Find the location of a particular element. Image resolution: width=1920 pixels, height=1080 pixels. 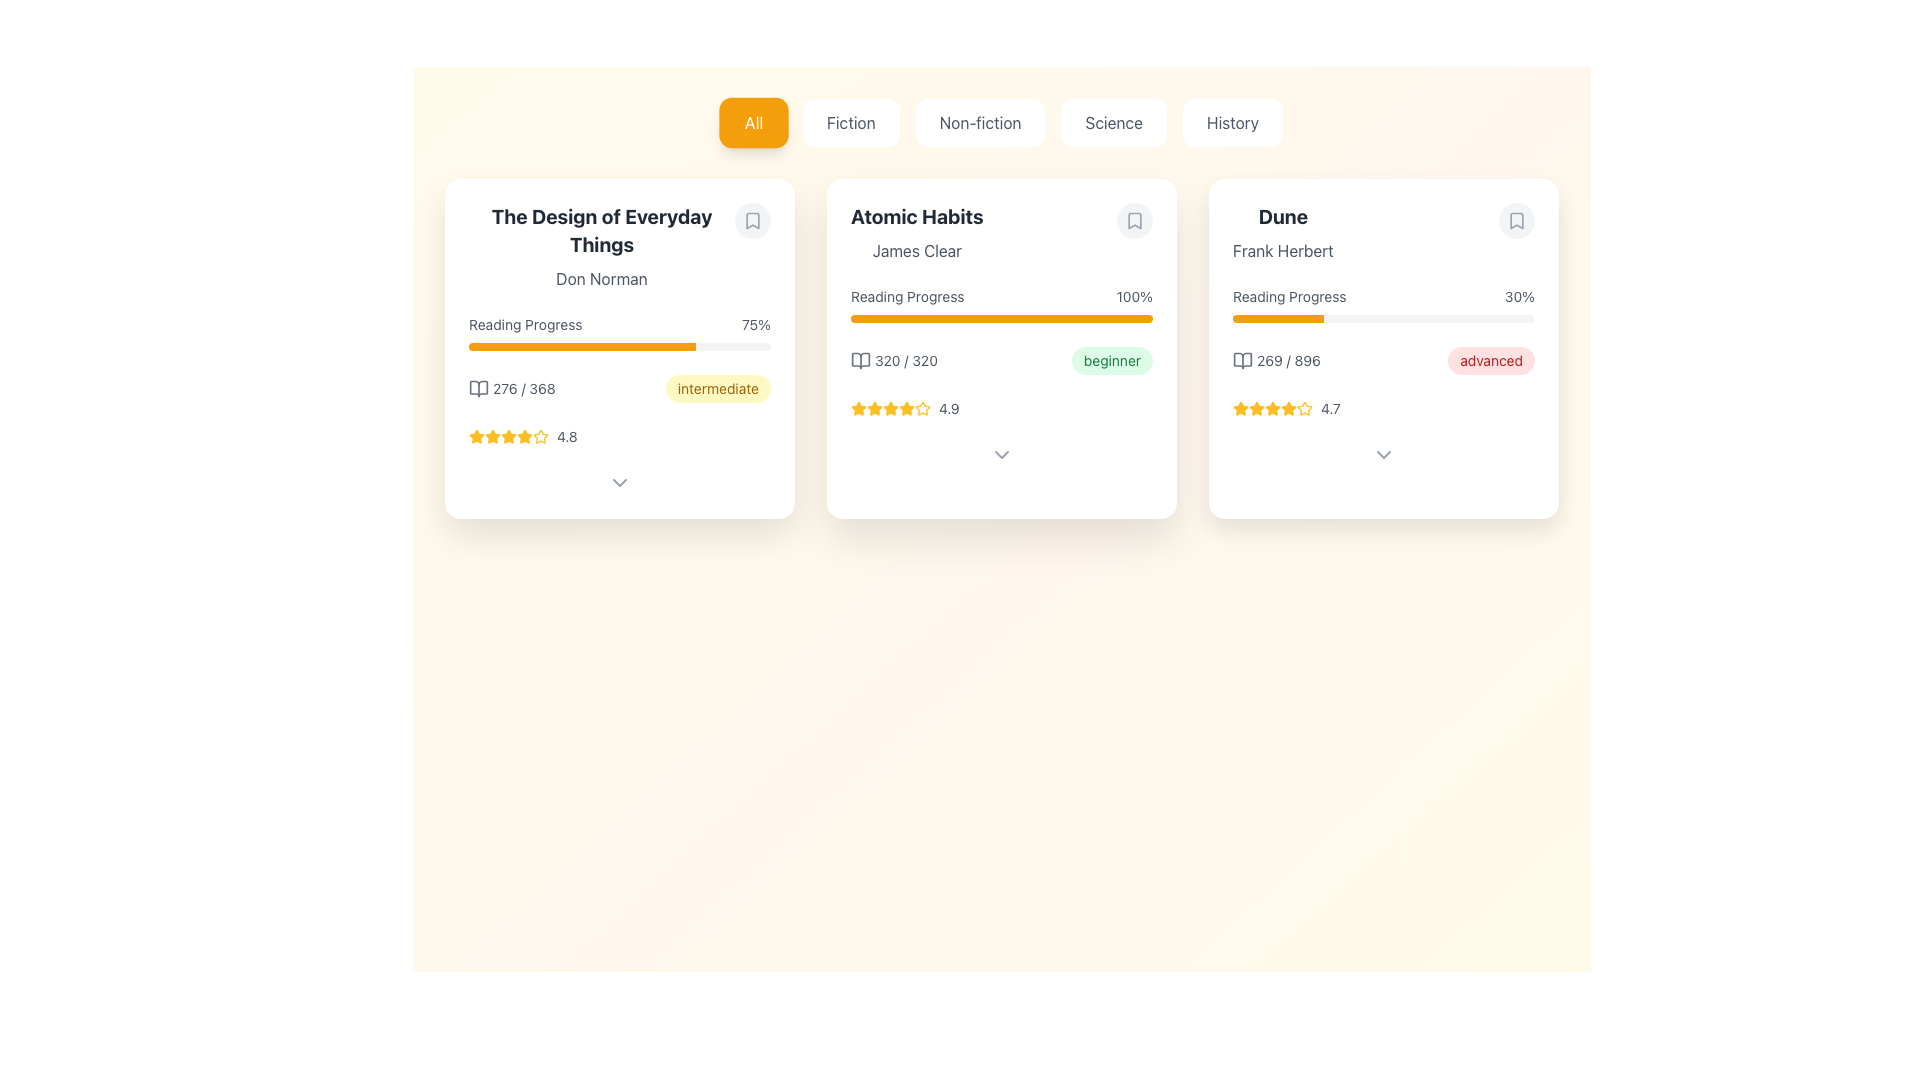

the second star in the 5-star rating system is located at coordinates (1256, 407).